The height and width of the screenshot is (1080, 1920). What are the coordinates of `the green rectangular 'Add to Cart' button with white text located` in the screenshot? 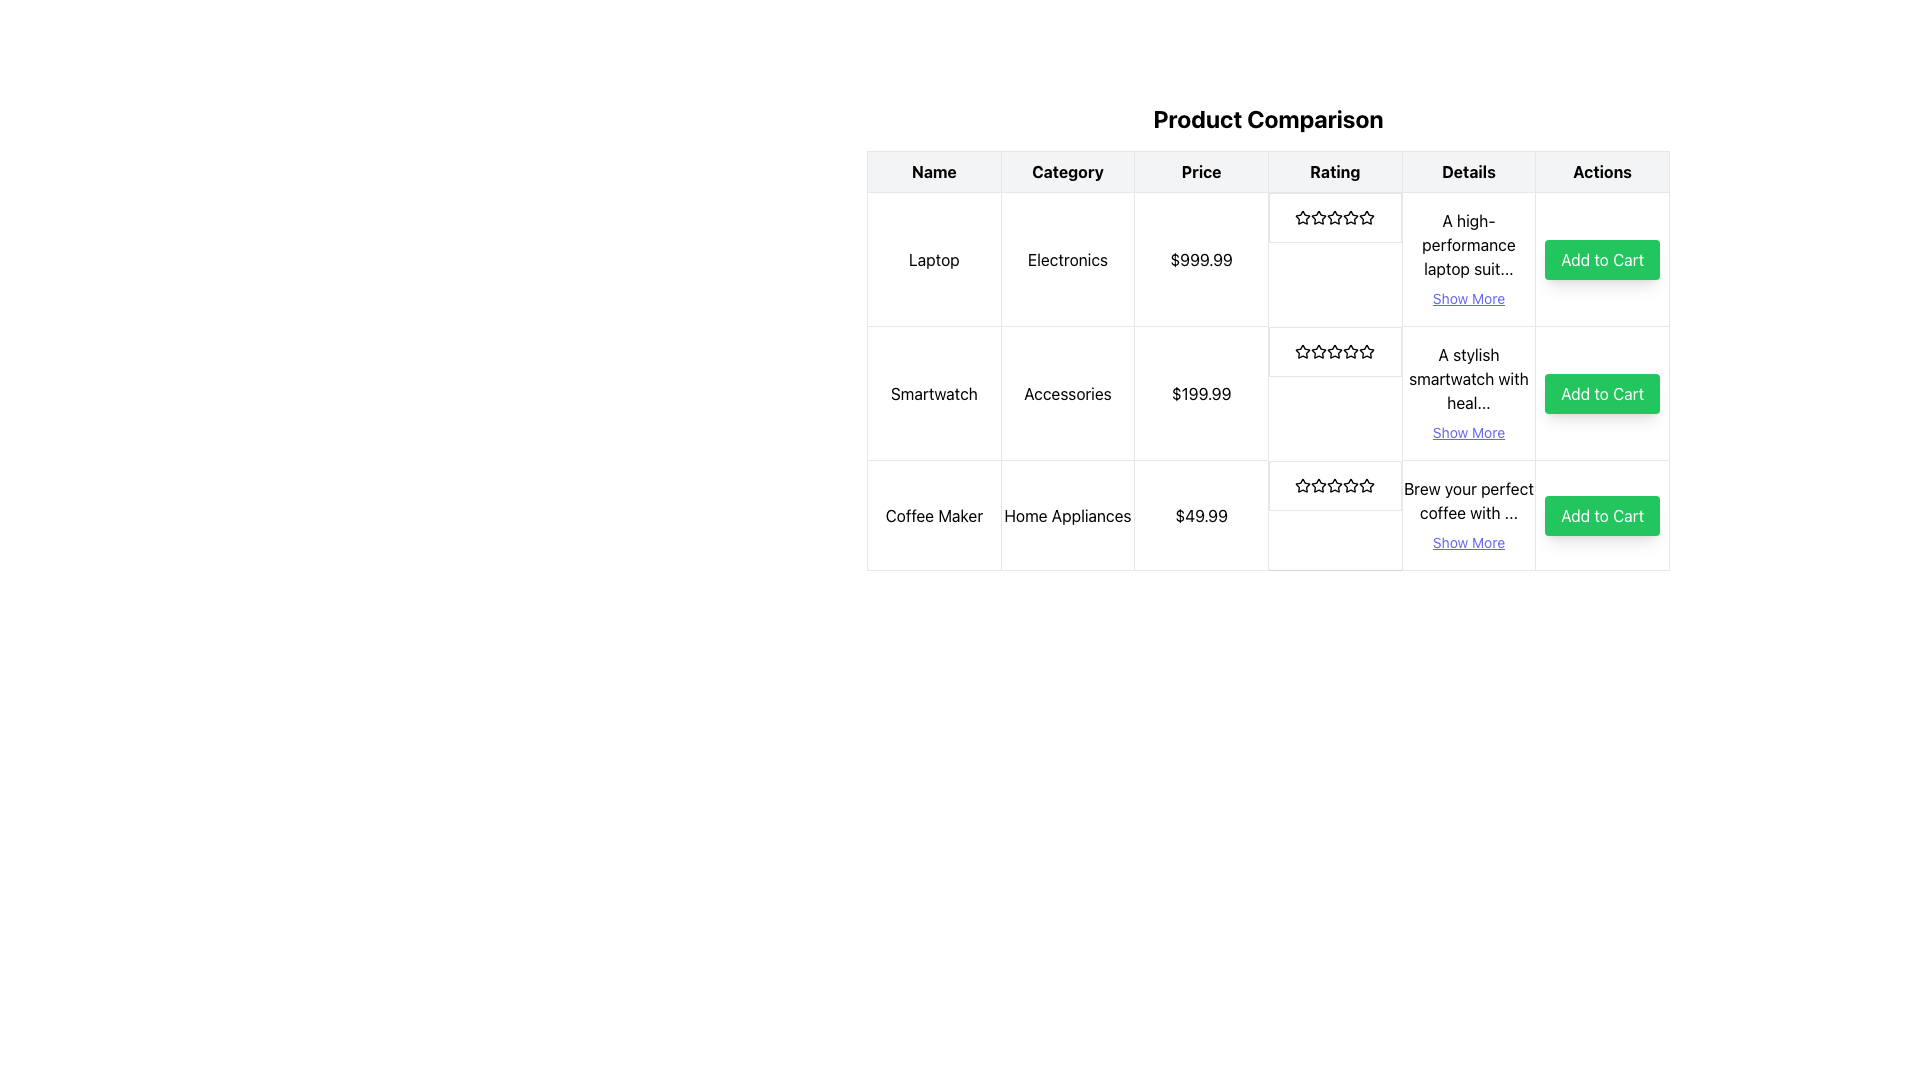 It's located at (1602, 393).